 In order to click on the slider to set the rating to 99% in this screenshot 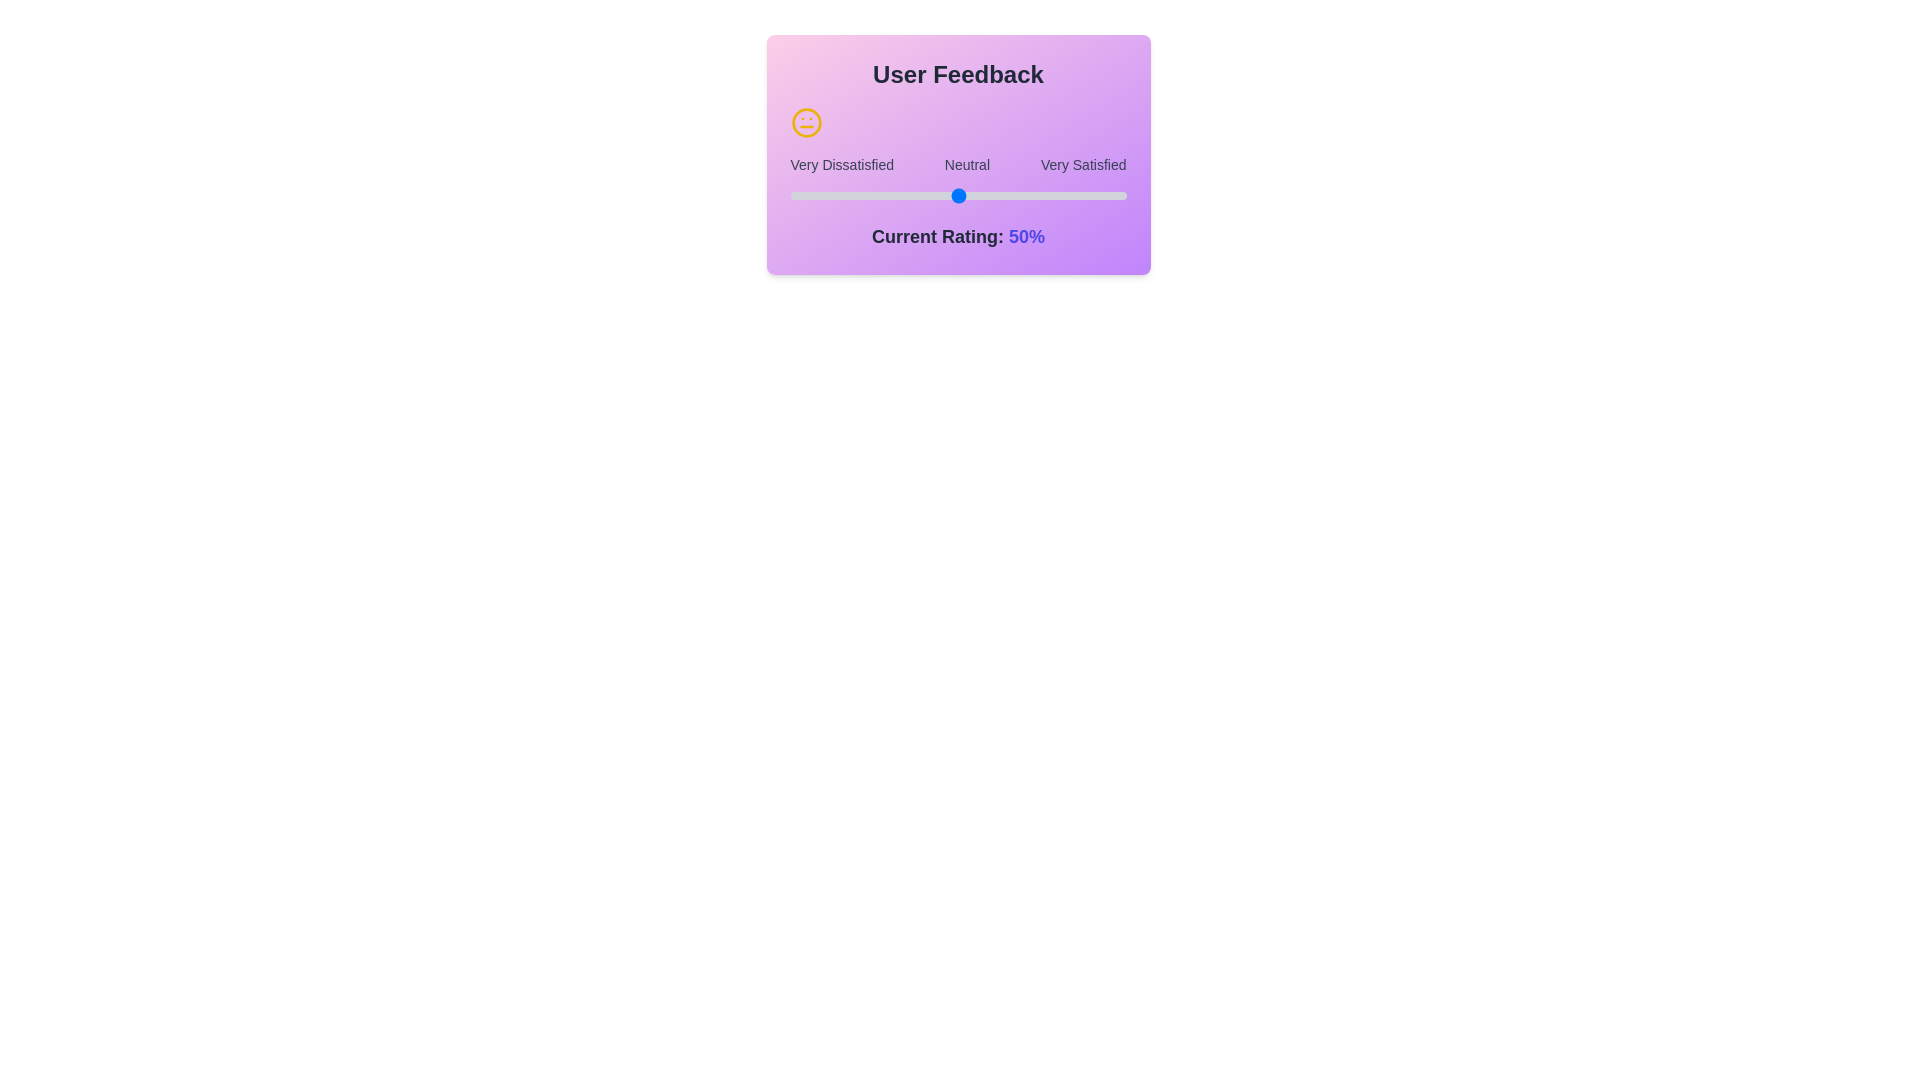, I will do `click(789, 196)`.